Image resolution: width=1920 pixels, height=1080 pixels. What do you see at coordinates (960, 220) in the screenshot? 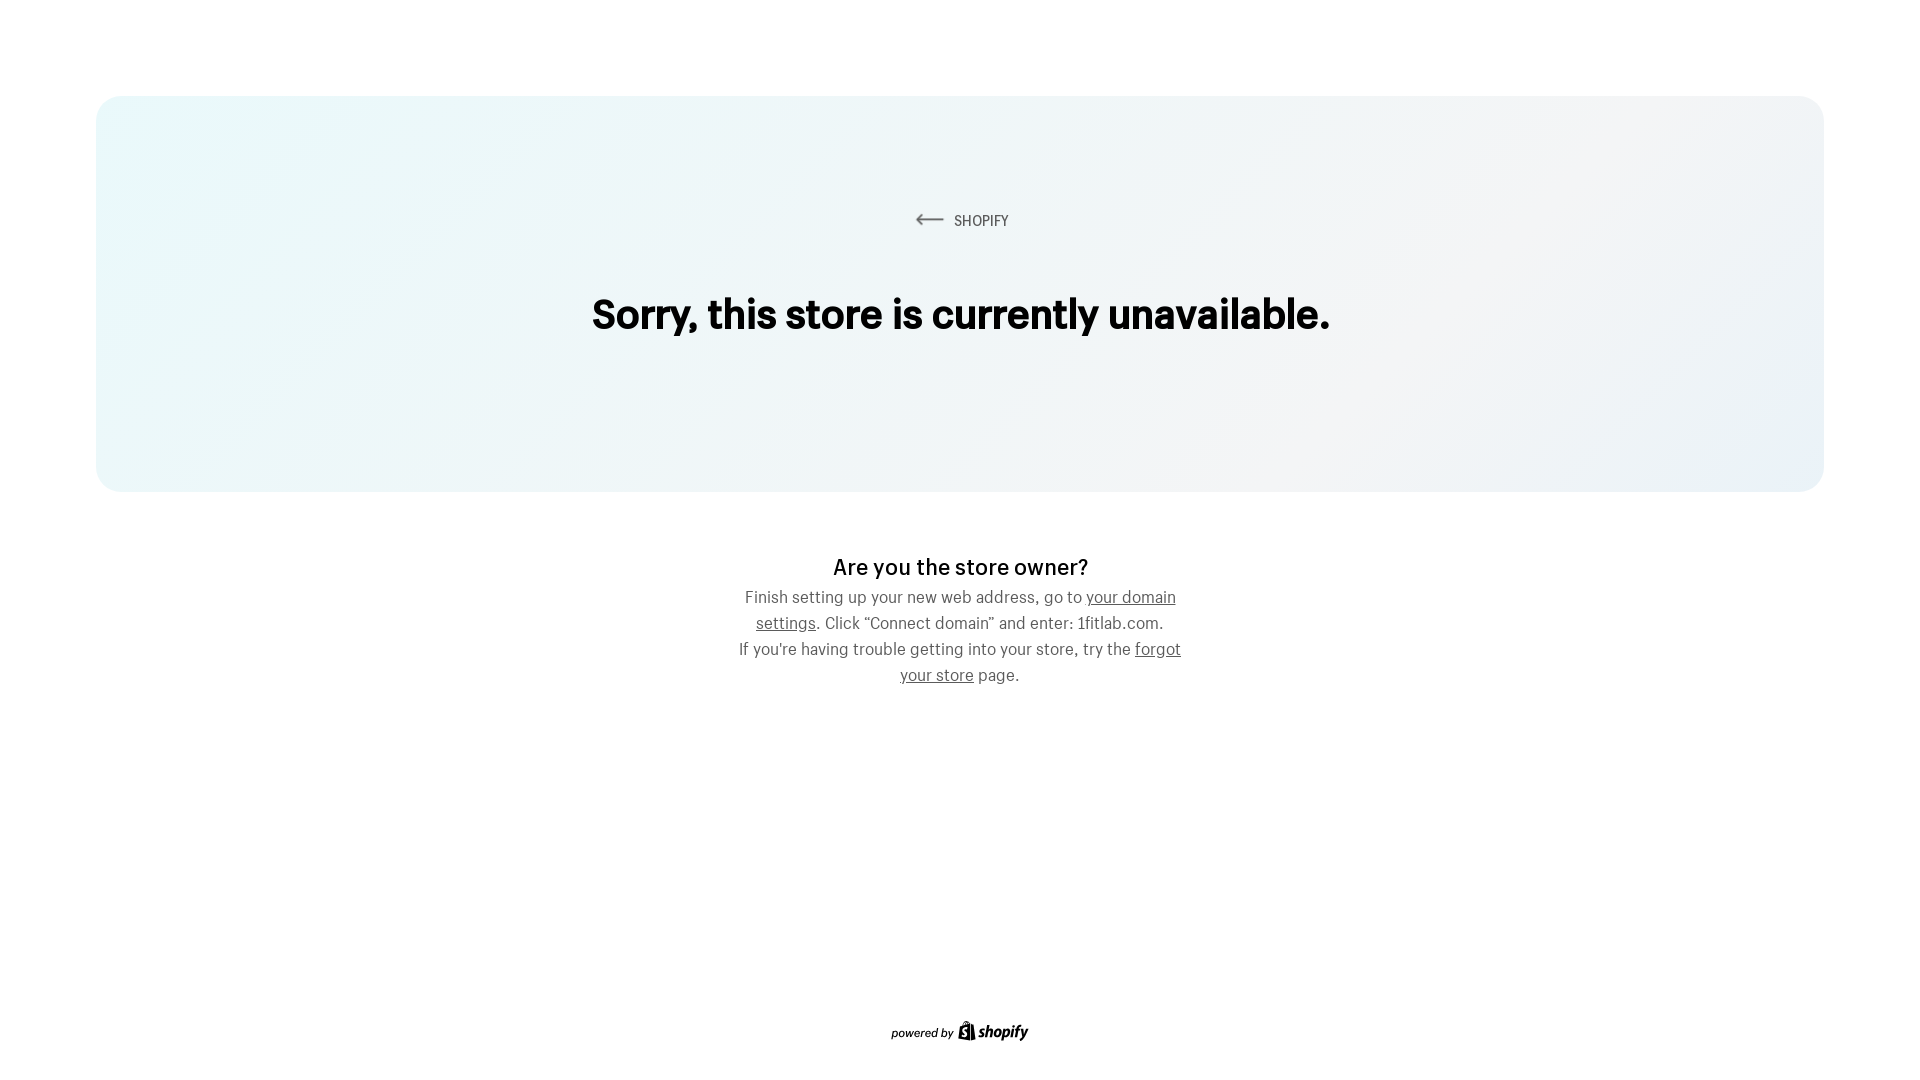
I see `'SHOPIFY'` at bounding box center [960, 220].